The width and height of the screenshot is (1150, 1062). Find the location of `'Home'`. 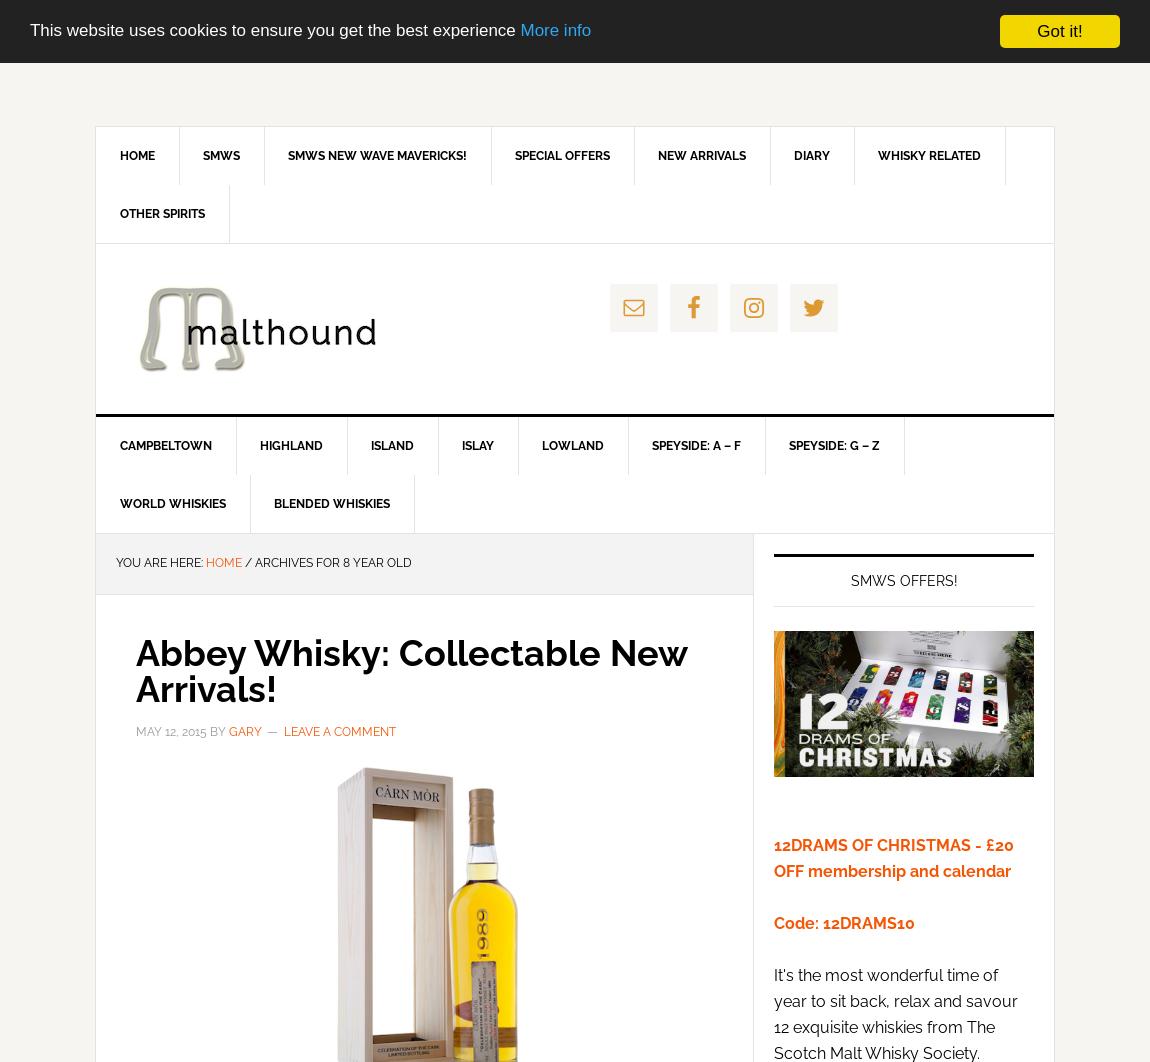

'Home' is located at coordinates (136, 156).